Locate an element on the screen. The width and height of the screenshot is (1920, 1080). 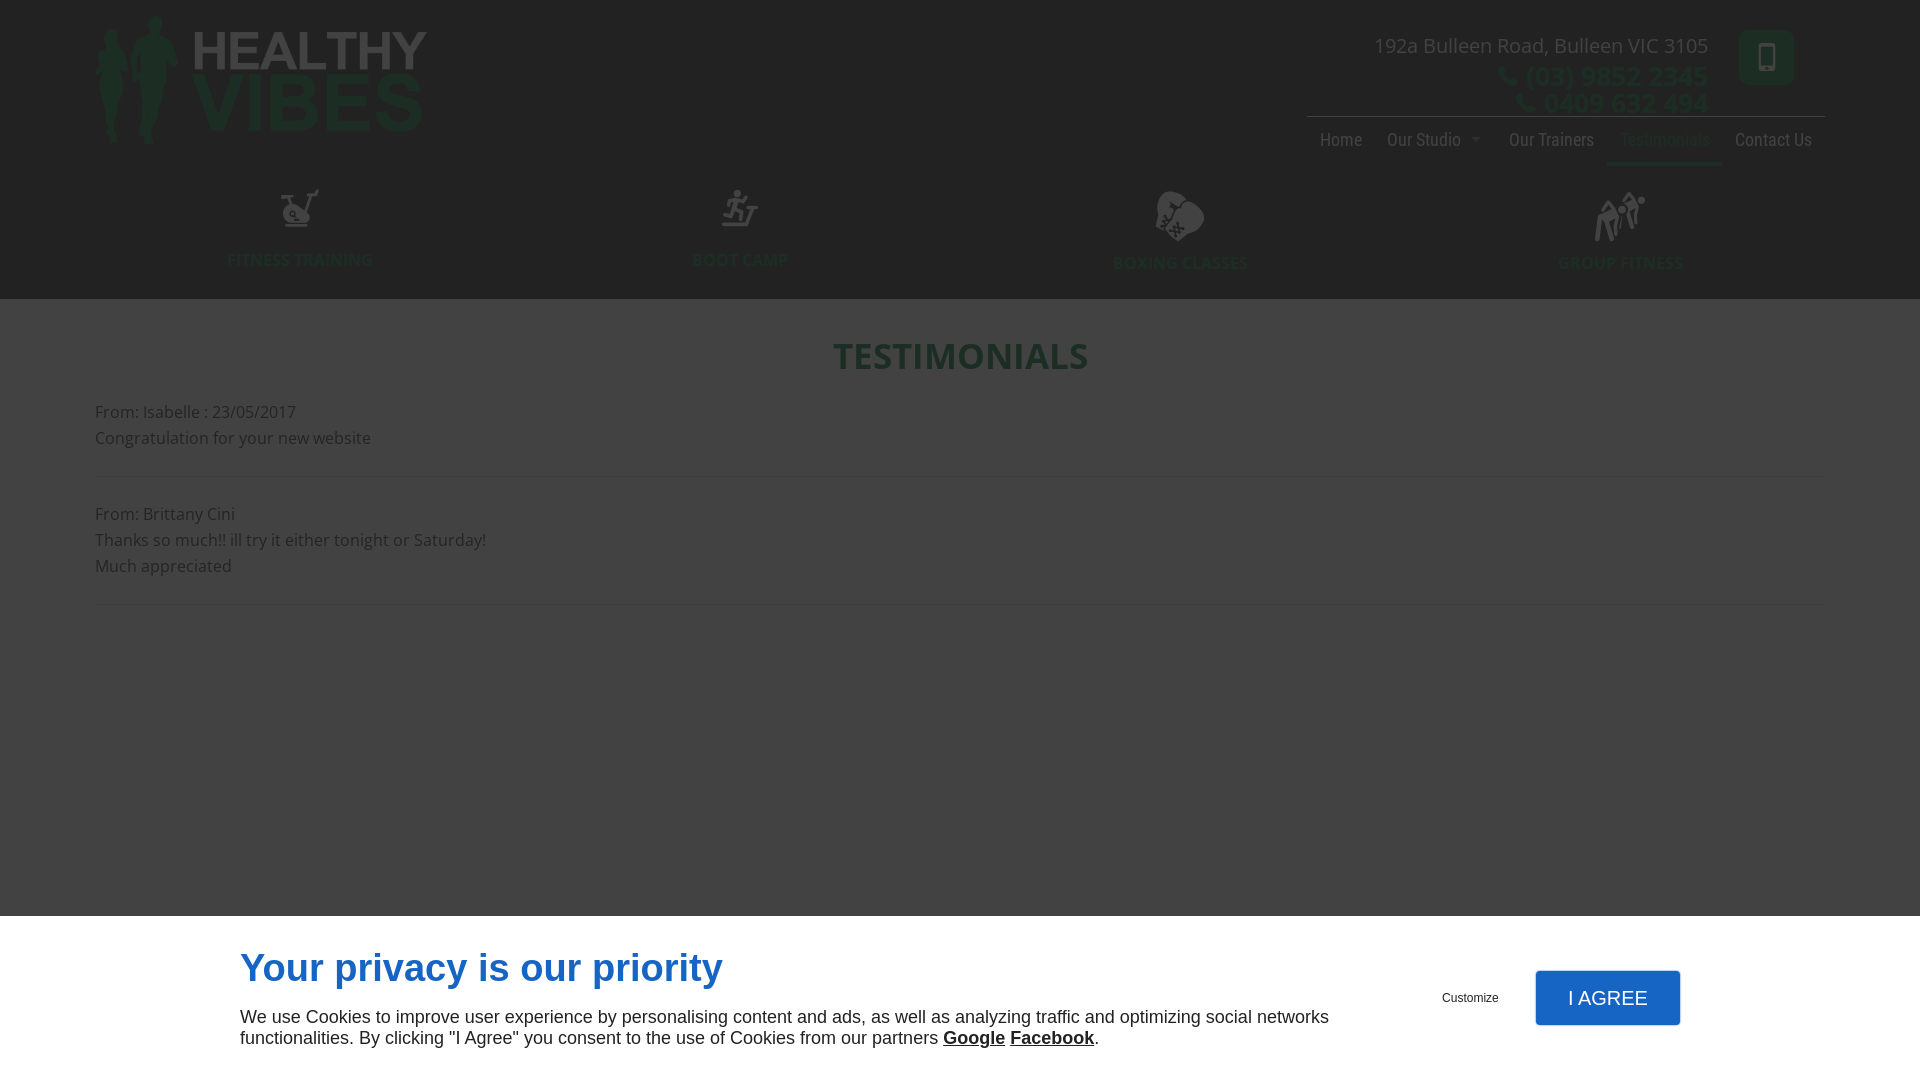
'Facebook' is located at coordinates (920, 977).